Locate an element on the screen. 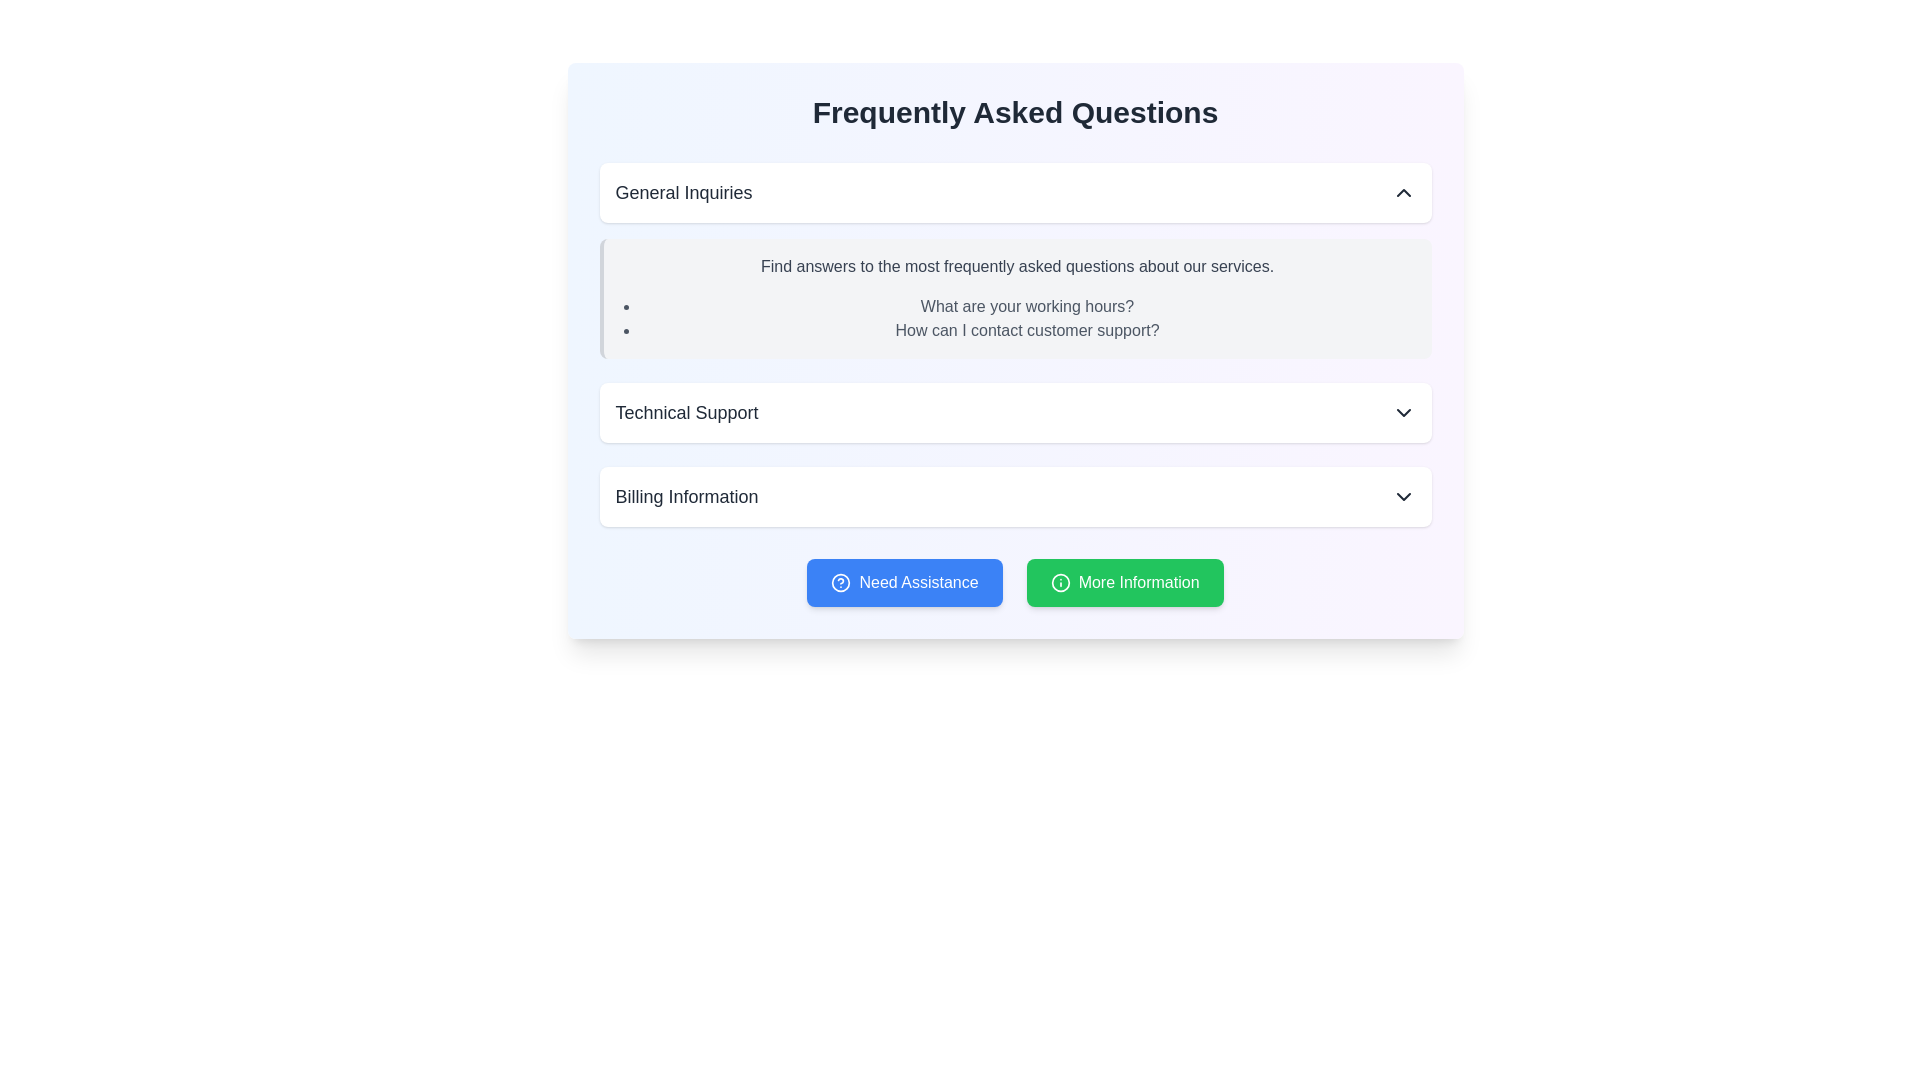 The height and width of the screenshot is (1080, 1920). the button that expands or collapses additional information related to 'Billing Information' which is the third section in the FAQ list is located at coordinates (1015, 496).